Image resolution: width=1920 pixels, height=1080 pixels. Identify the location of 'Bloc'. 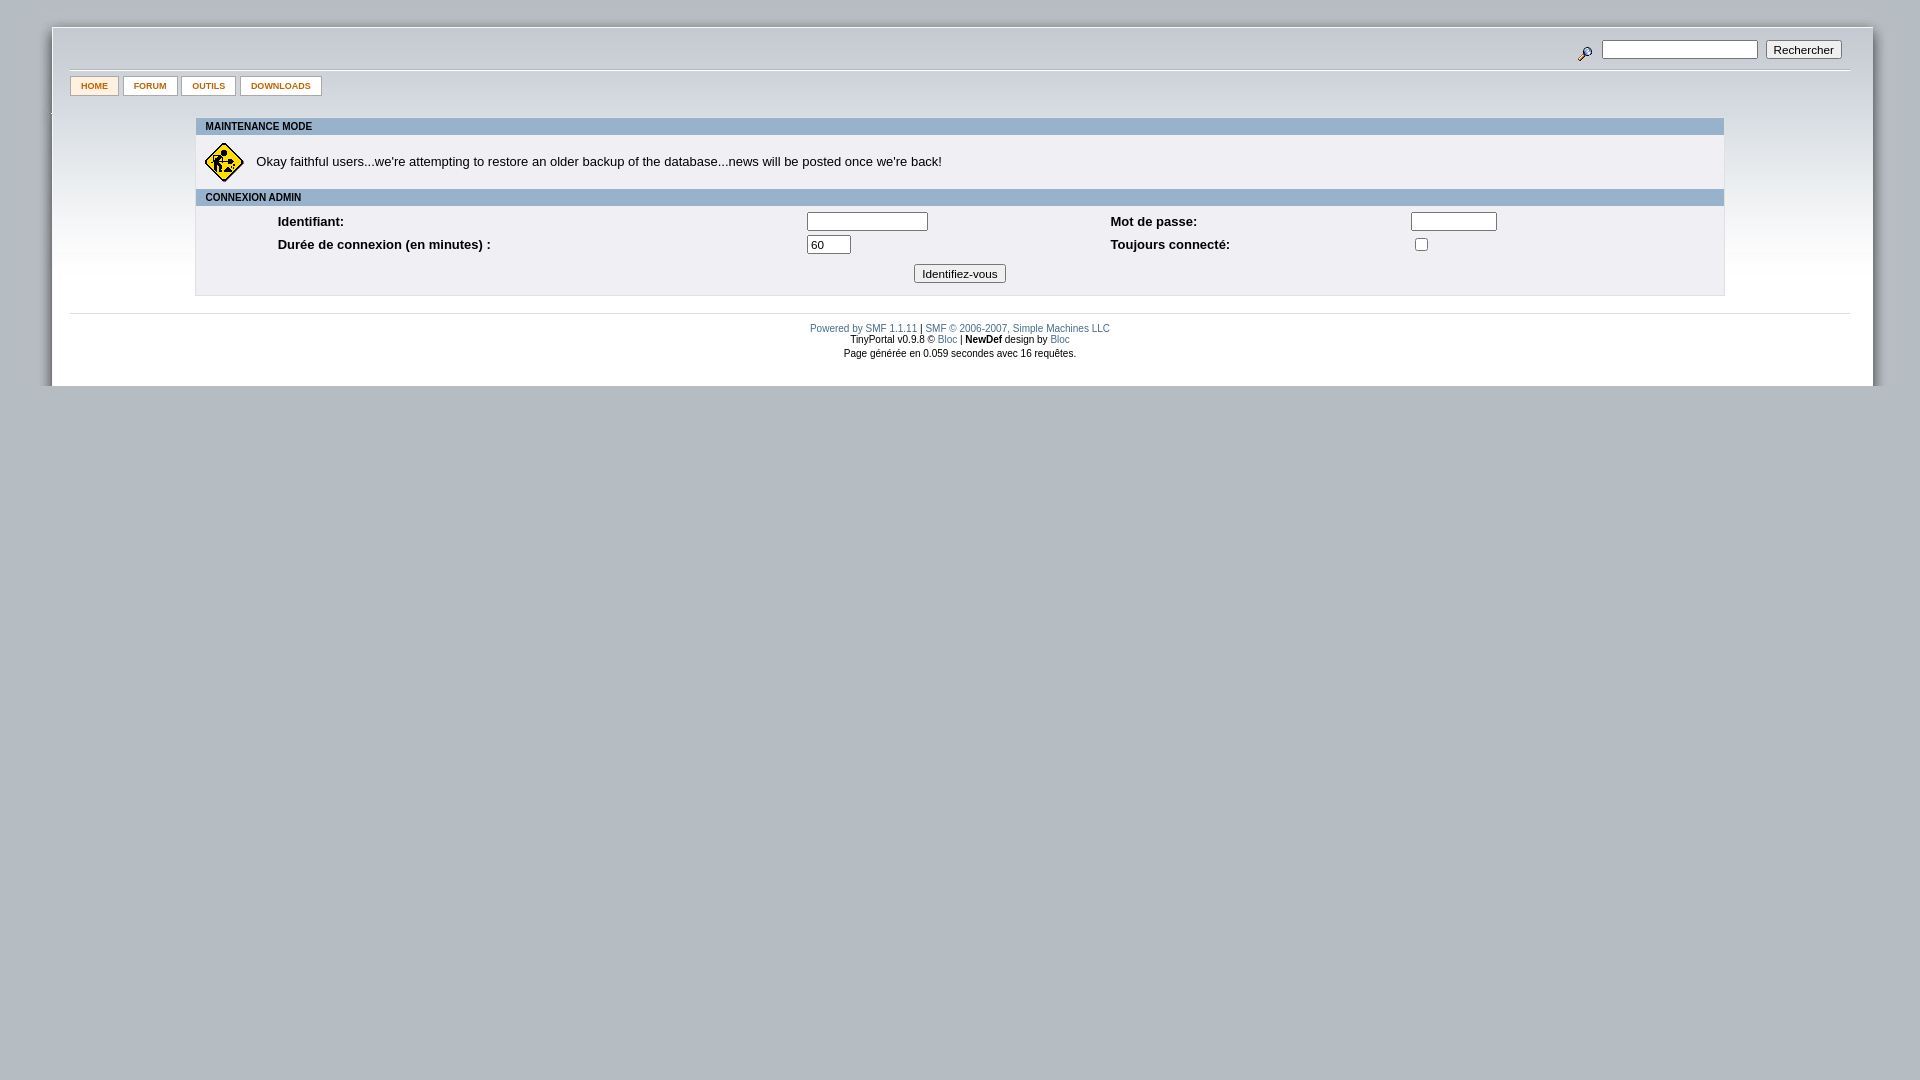
(946, 338).